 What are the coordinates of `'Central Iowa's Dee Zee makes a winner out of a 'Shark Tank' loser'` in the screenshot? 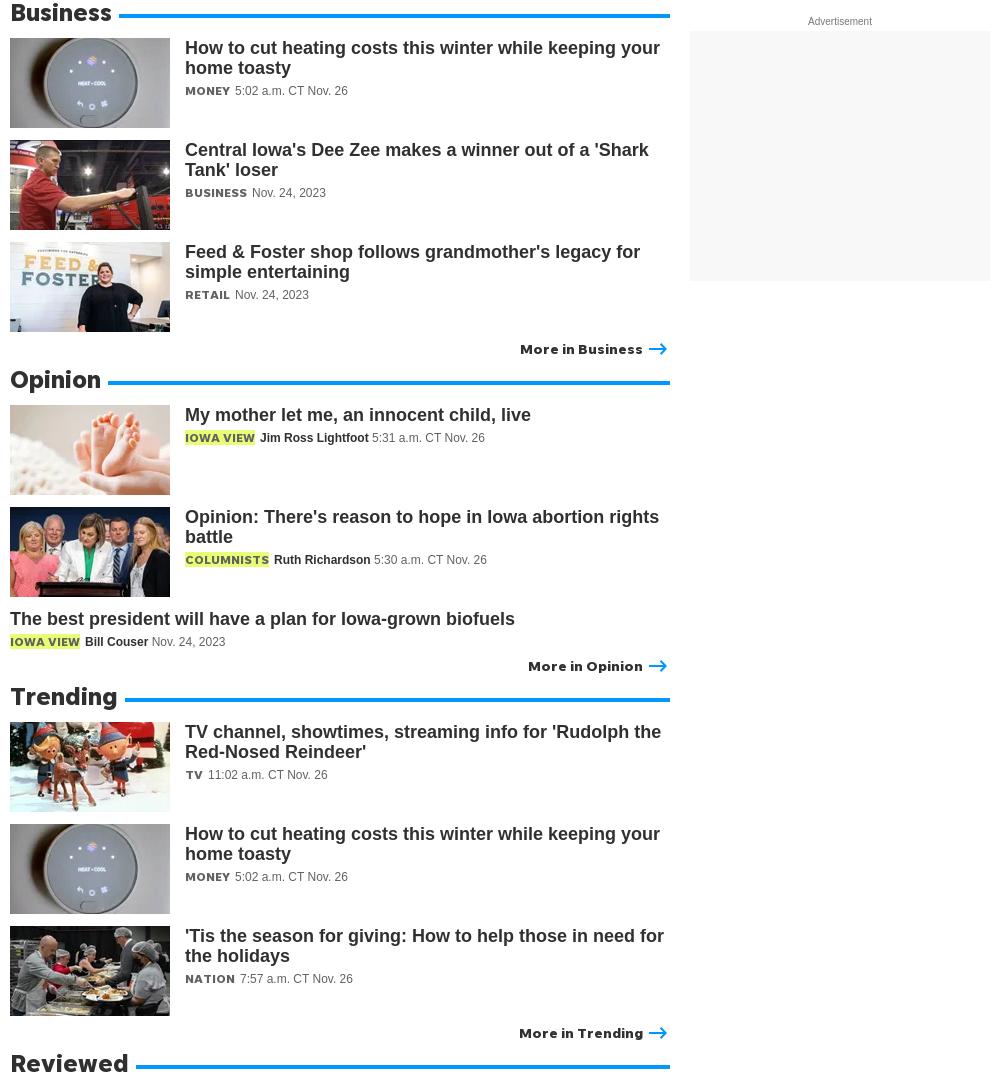 It's located at (416, 159).